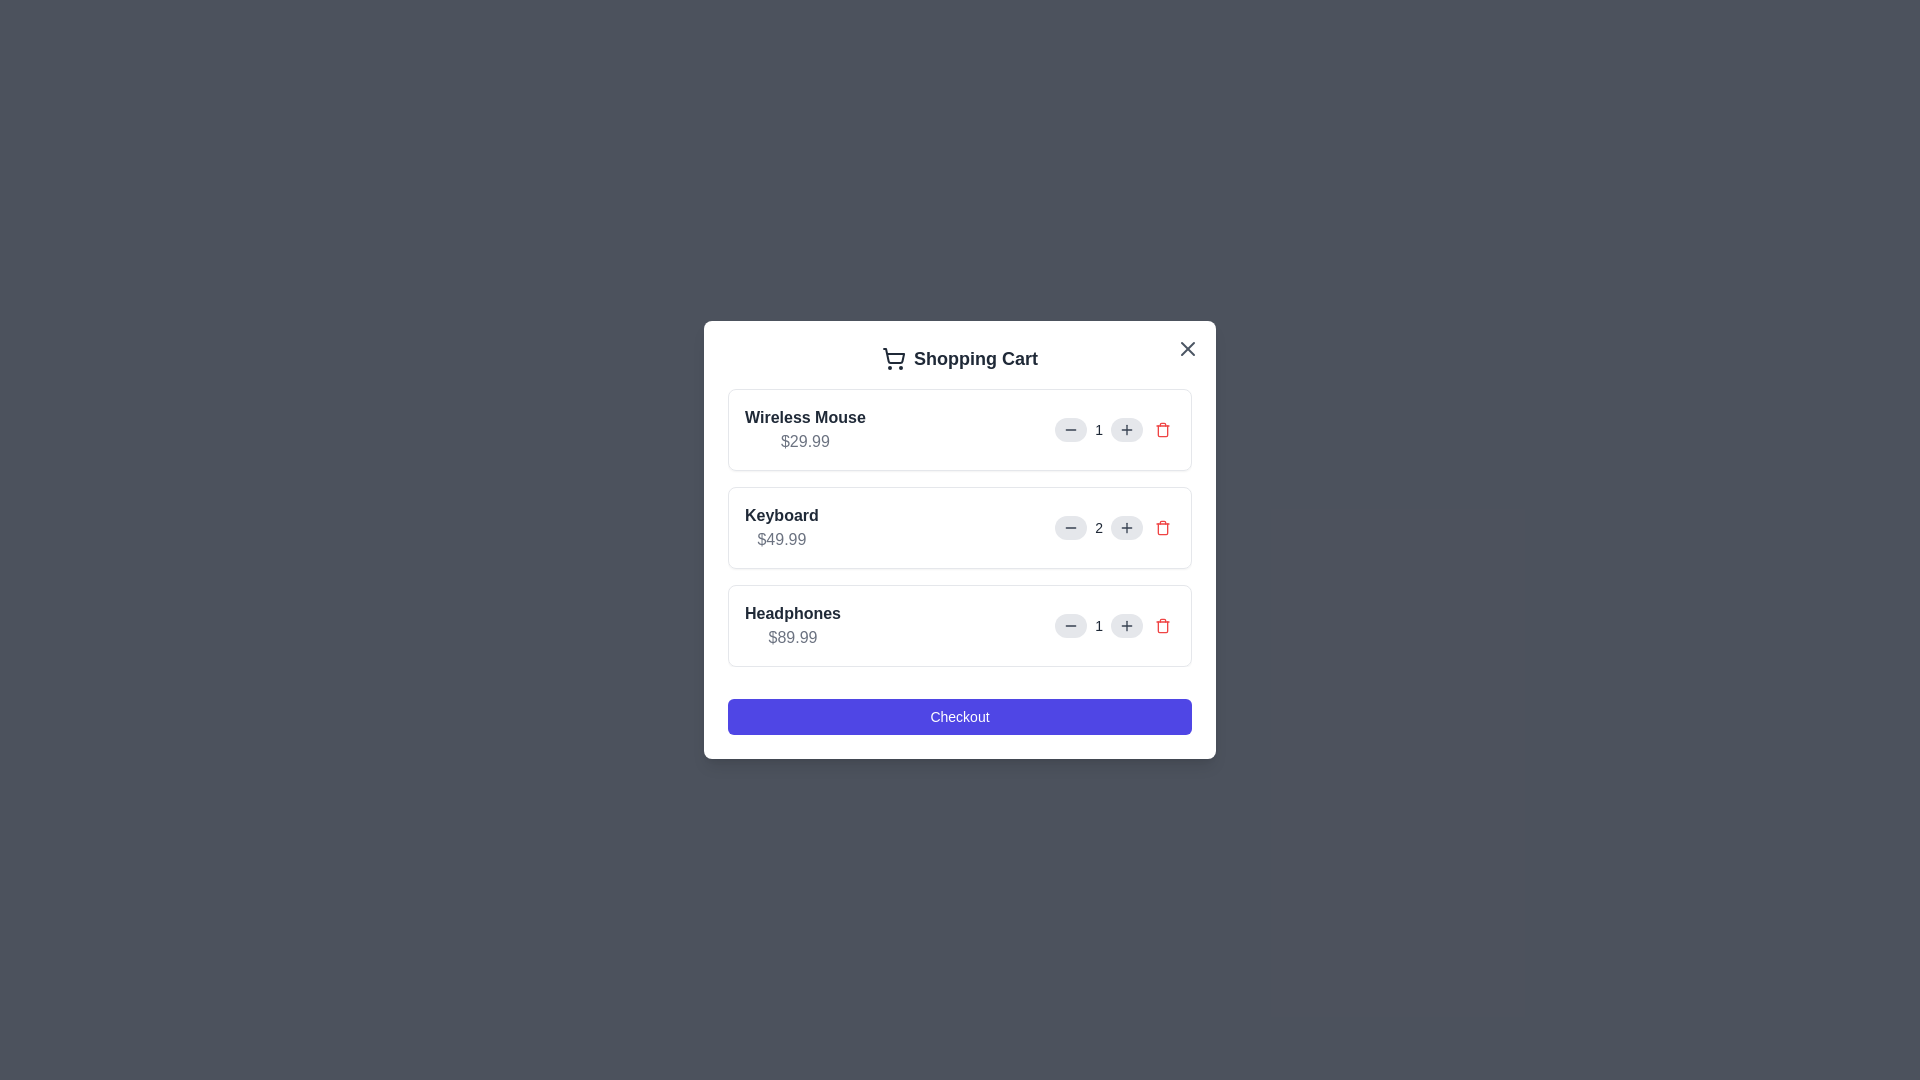 This screenshot has height=1080, width=1920. What do you see at coordinates (1162, 624) in the screenshot?
I see `the red trashcan icon located at the rightmost position of the row for the 'Headphones' item in the shopping cart to initiate the removal action` at bounding box center [1162, 624].